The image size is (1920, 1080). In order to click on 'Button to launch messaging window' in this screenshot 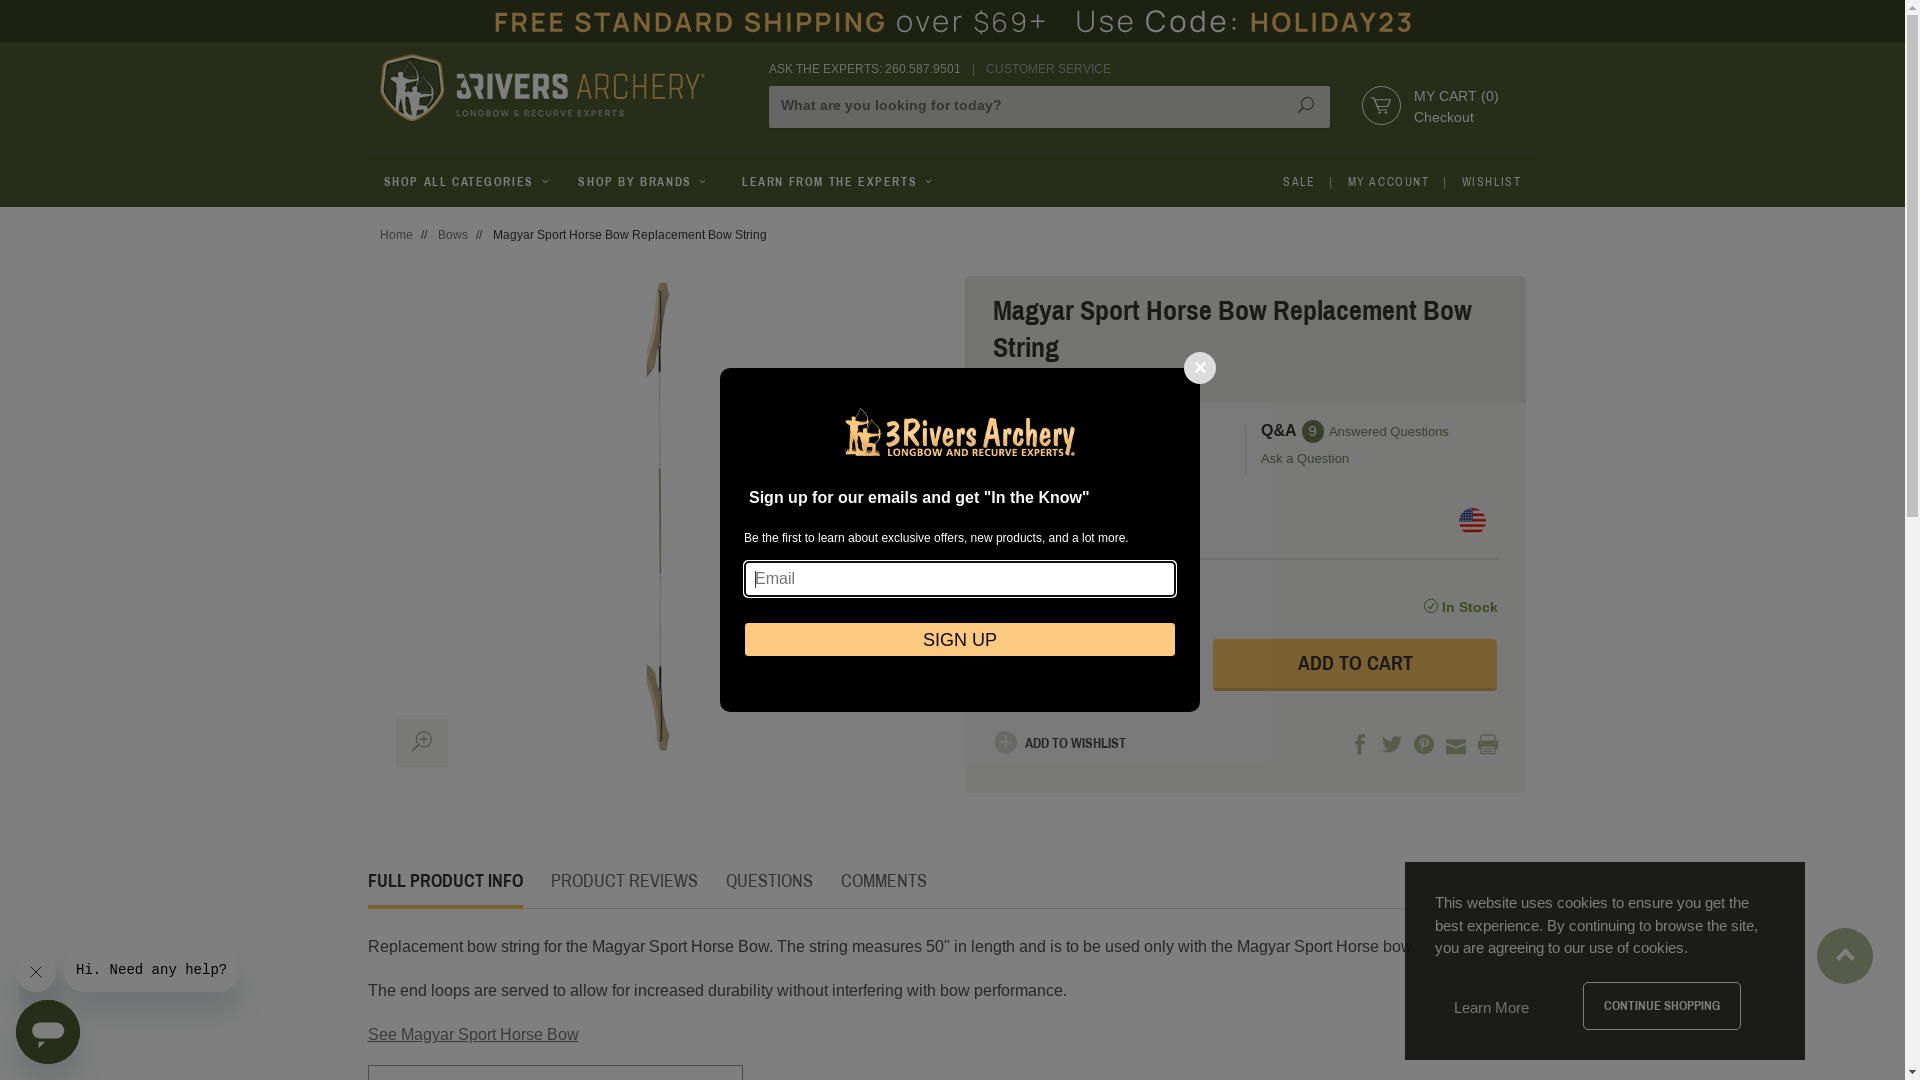, I will do `click(48, 1032)`.